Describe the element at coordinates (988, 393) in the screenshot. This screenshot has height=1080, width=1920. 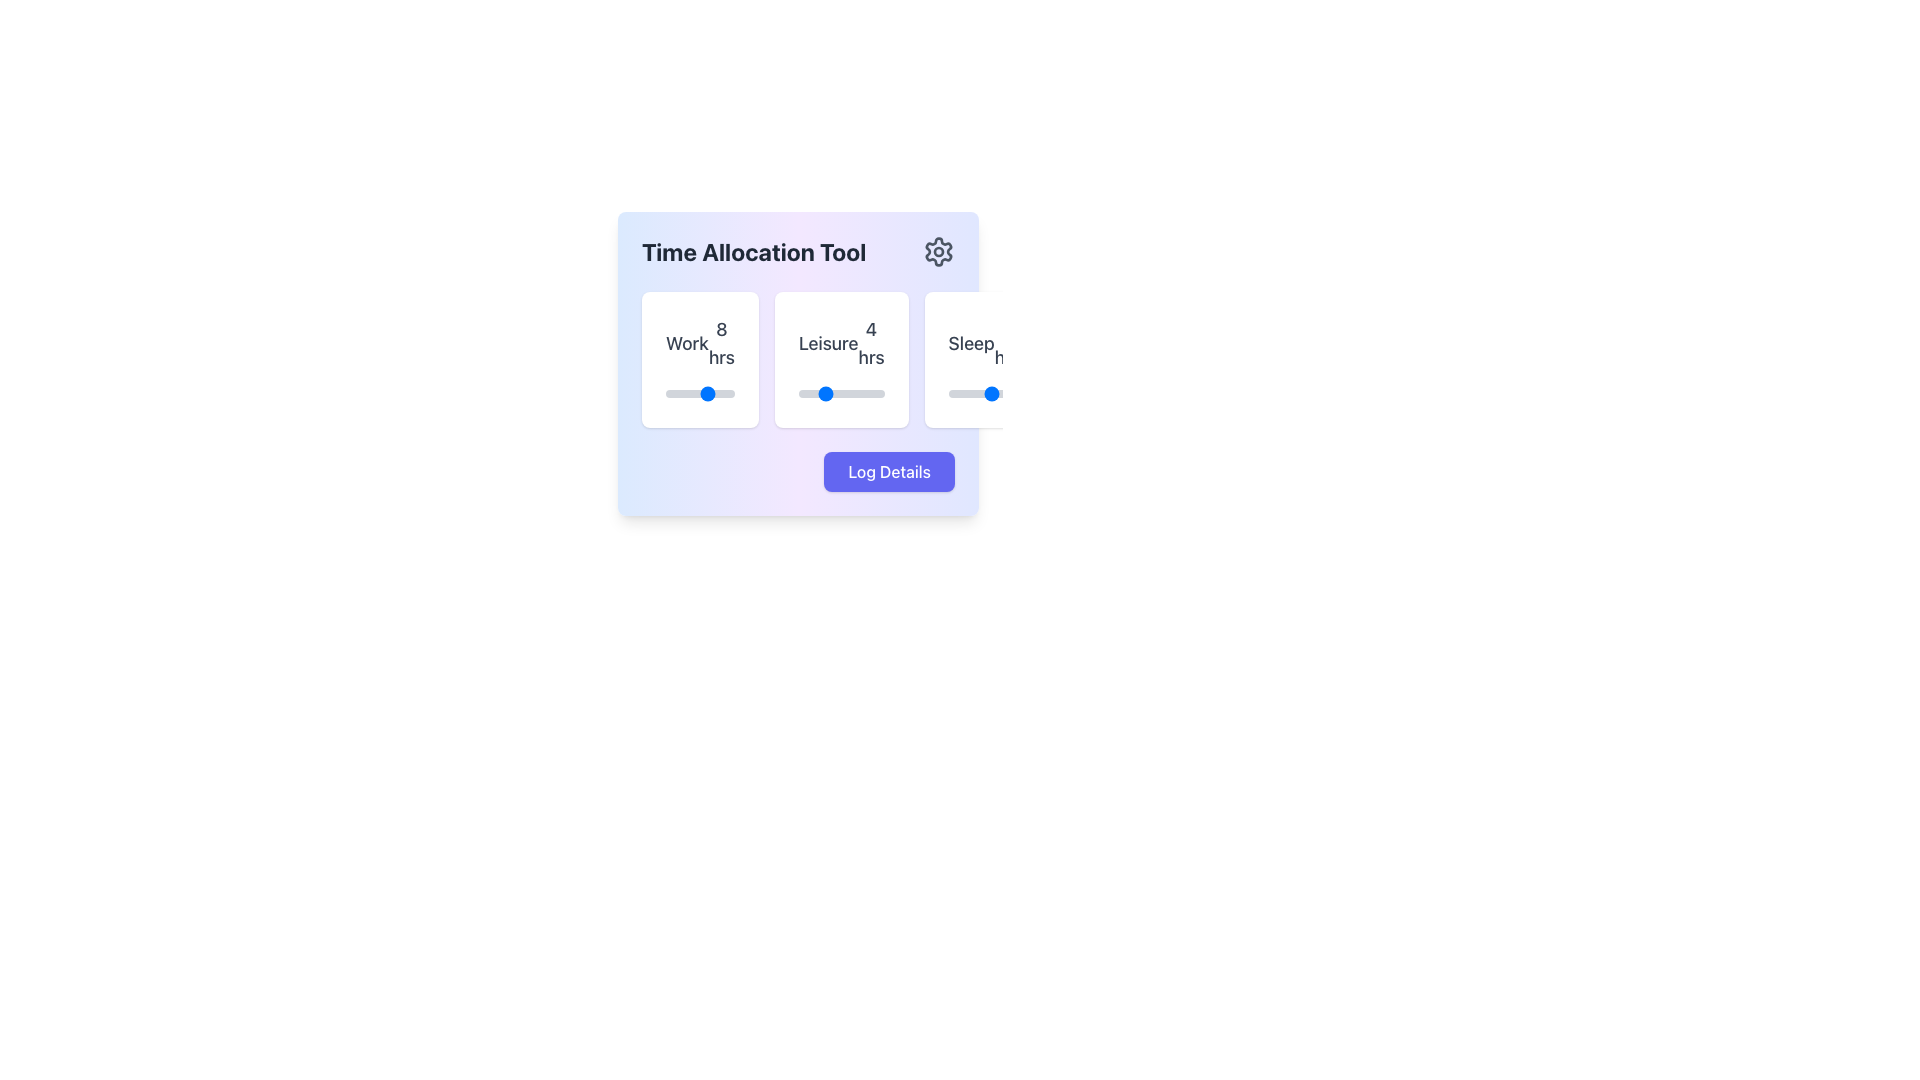
I see `sleep hours` at that location.